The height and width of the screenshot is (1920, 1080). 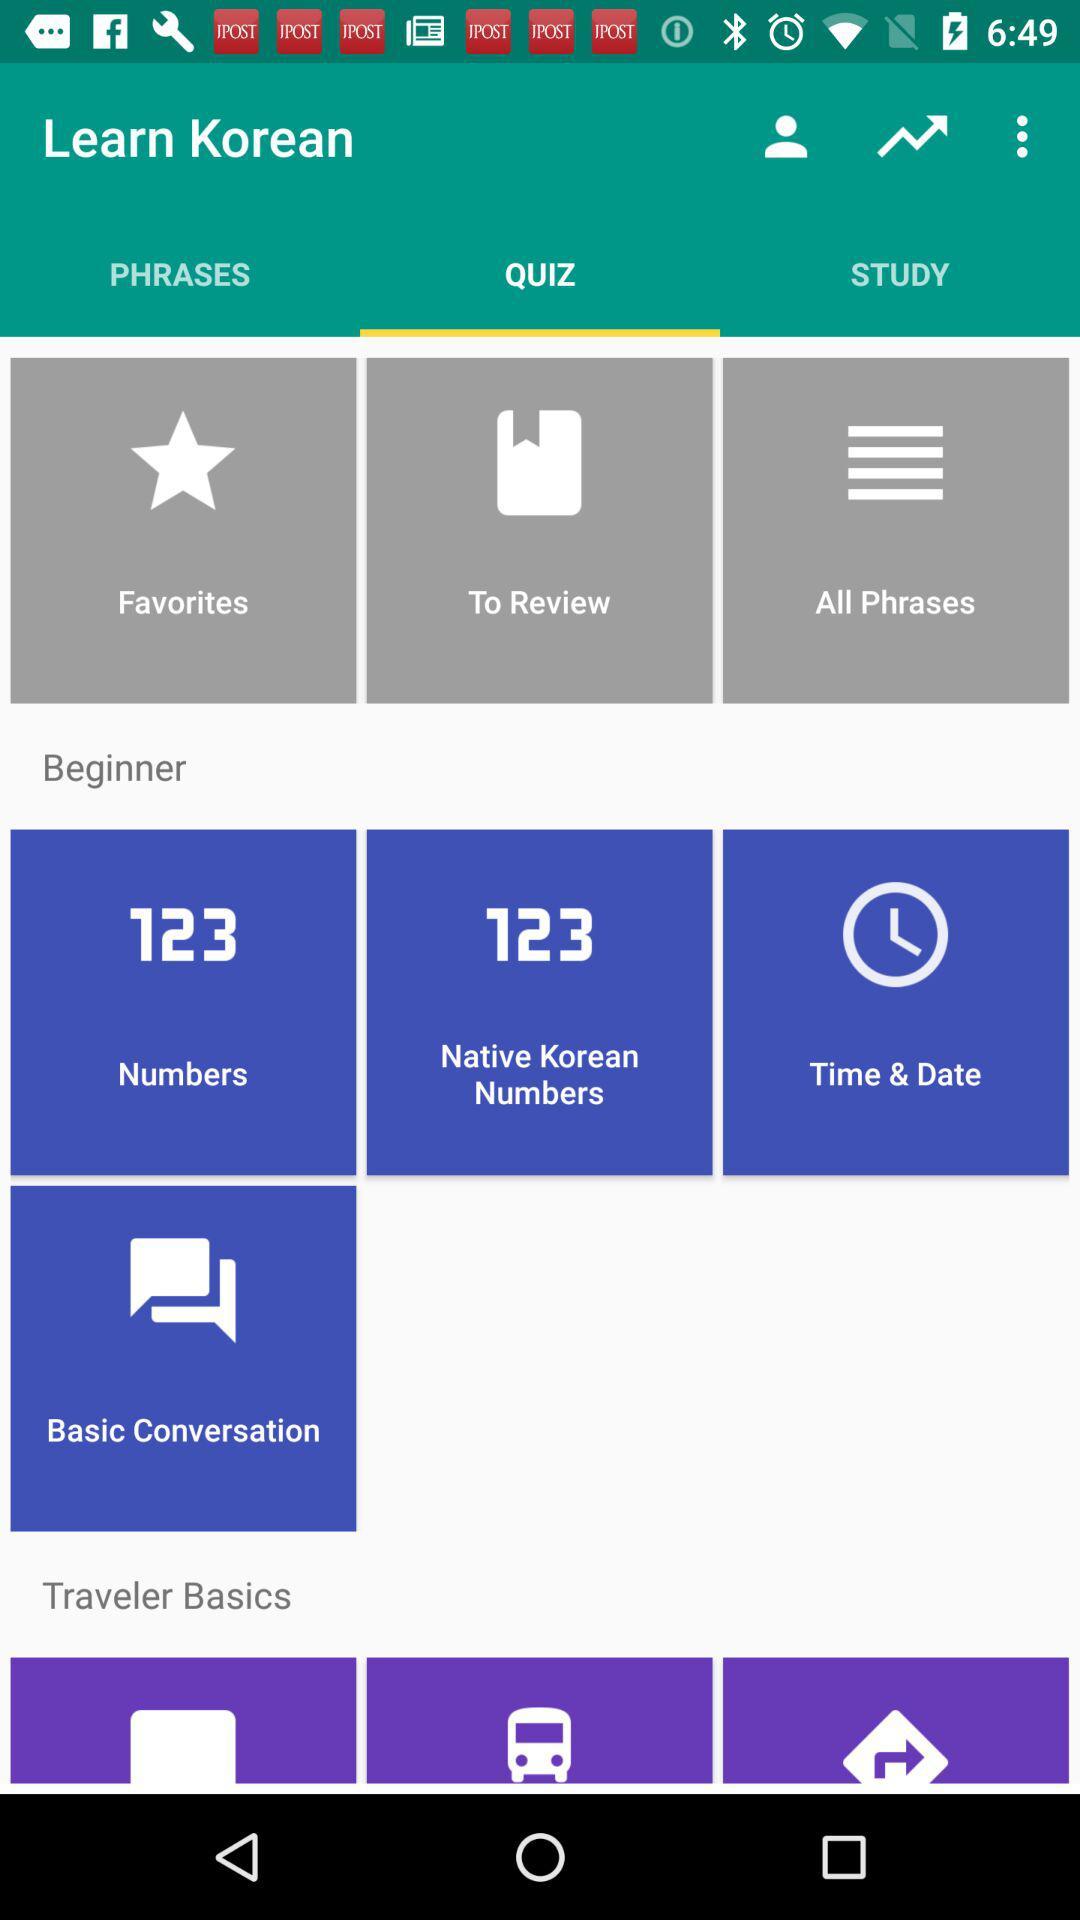 I want to click on icon next to phrases, so click(x=540, y=272).